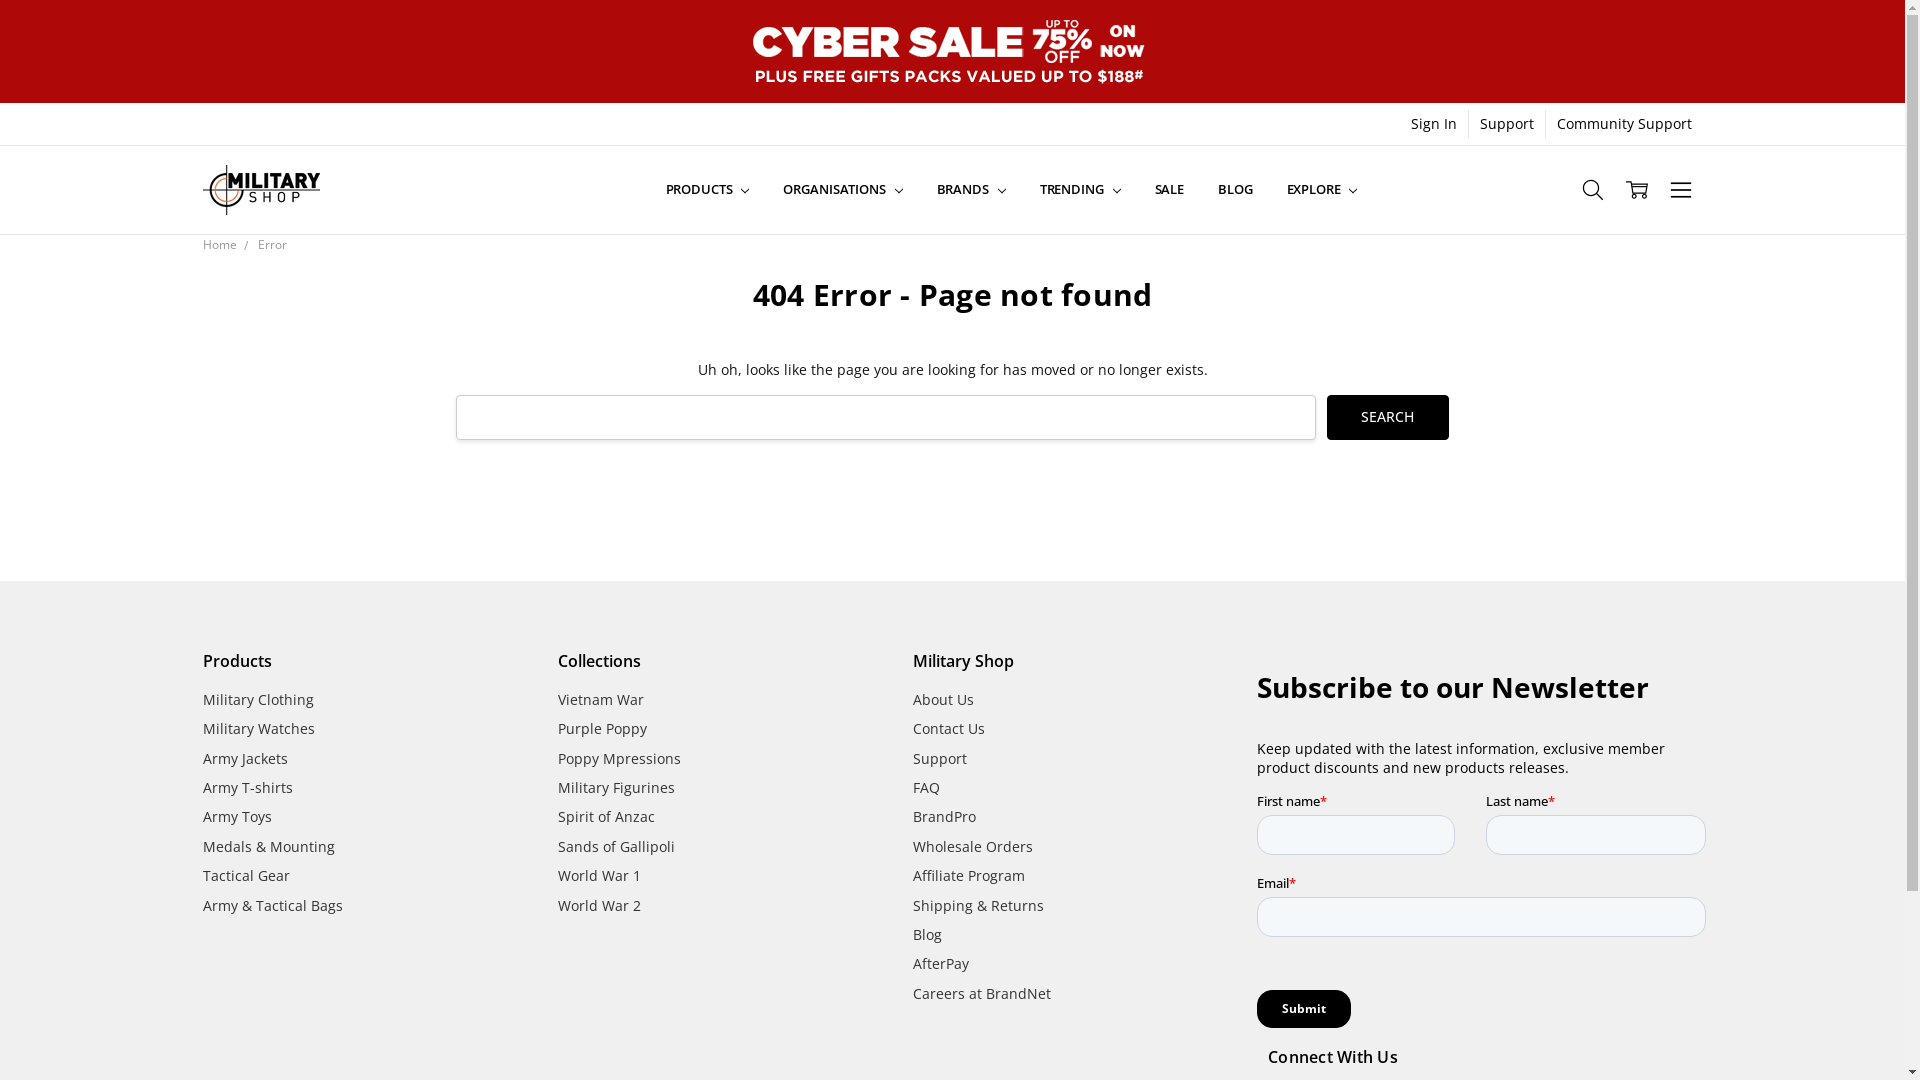 The height and width of the screenshot is (1080, 1920). What do you see at coordinates (911, 993) in the screenshot?
I see `'Careers at BrandNet'` at bounding box center [911, 993].